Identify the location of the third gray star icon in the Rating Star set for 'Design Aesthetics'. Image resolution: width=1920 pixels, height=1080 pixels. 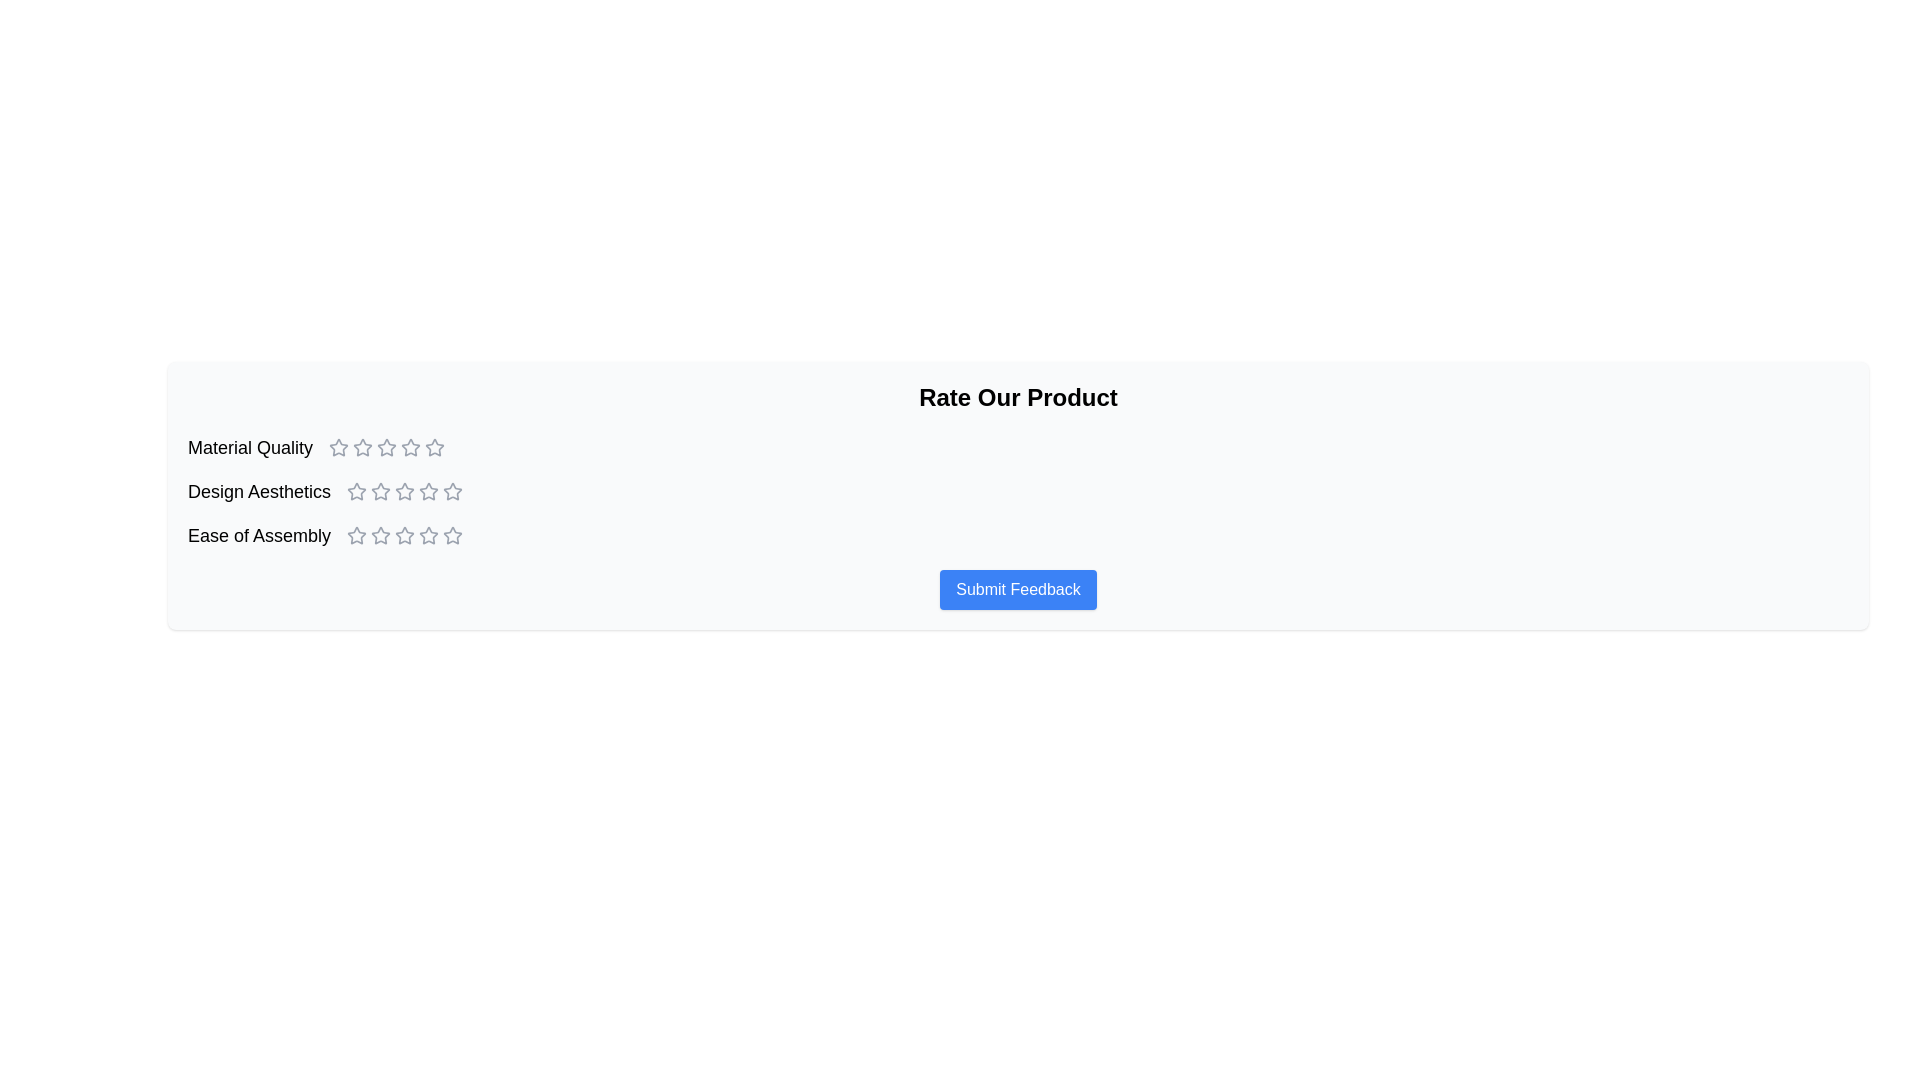
(404, 492).